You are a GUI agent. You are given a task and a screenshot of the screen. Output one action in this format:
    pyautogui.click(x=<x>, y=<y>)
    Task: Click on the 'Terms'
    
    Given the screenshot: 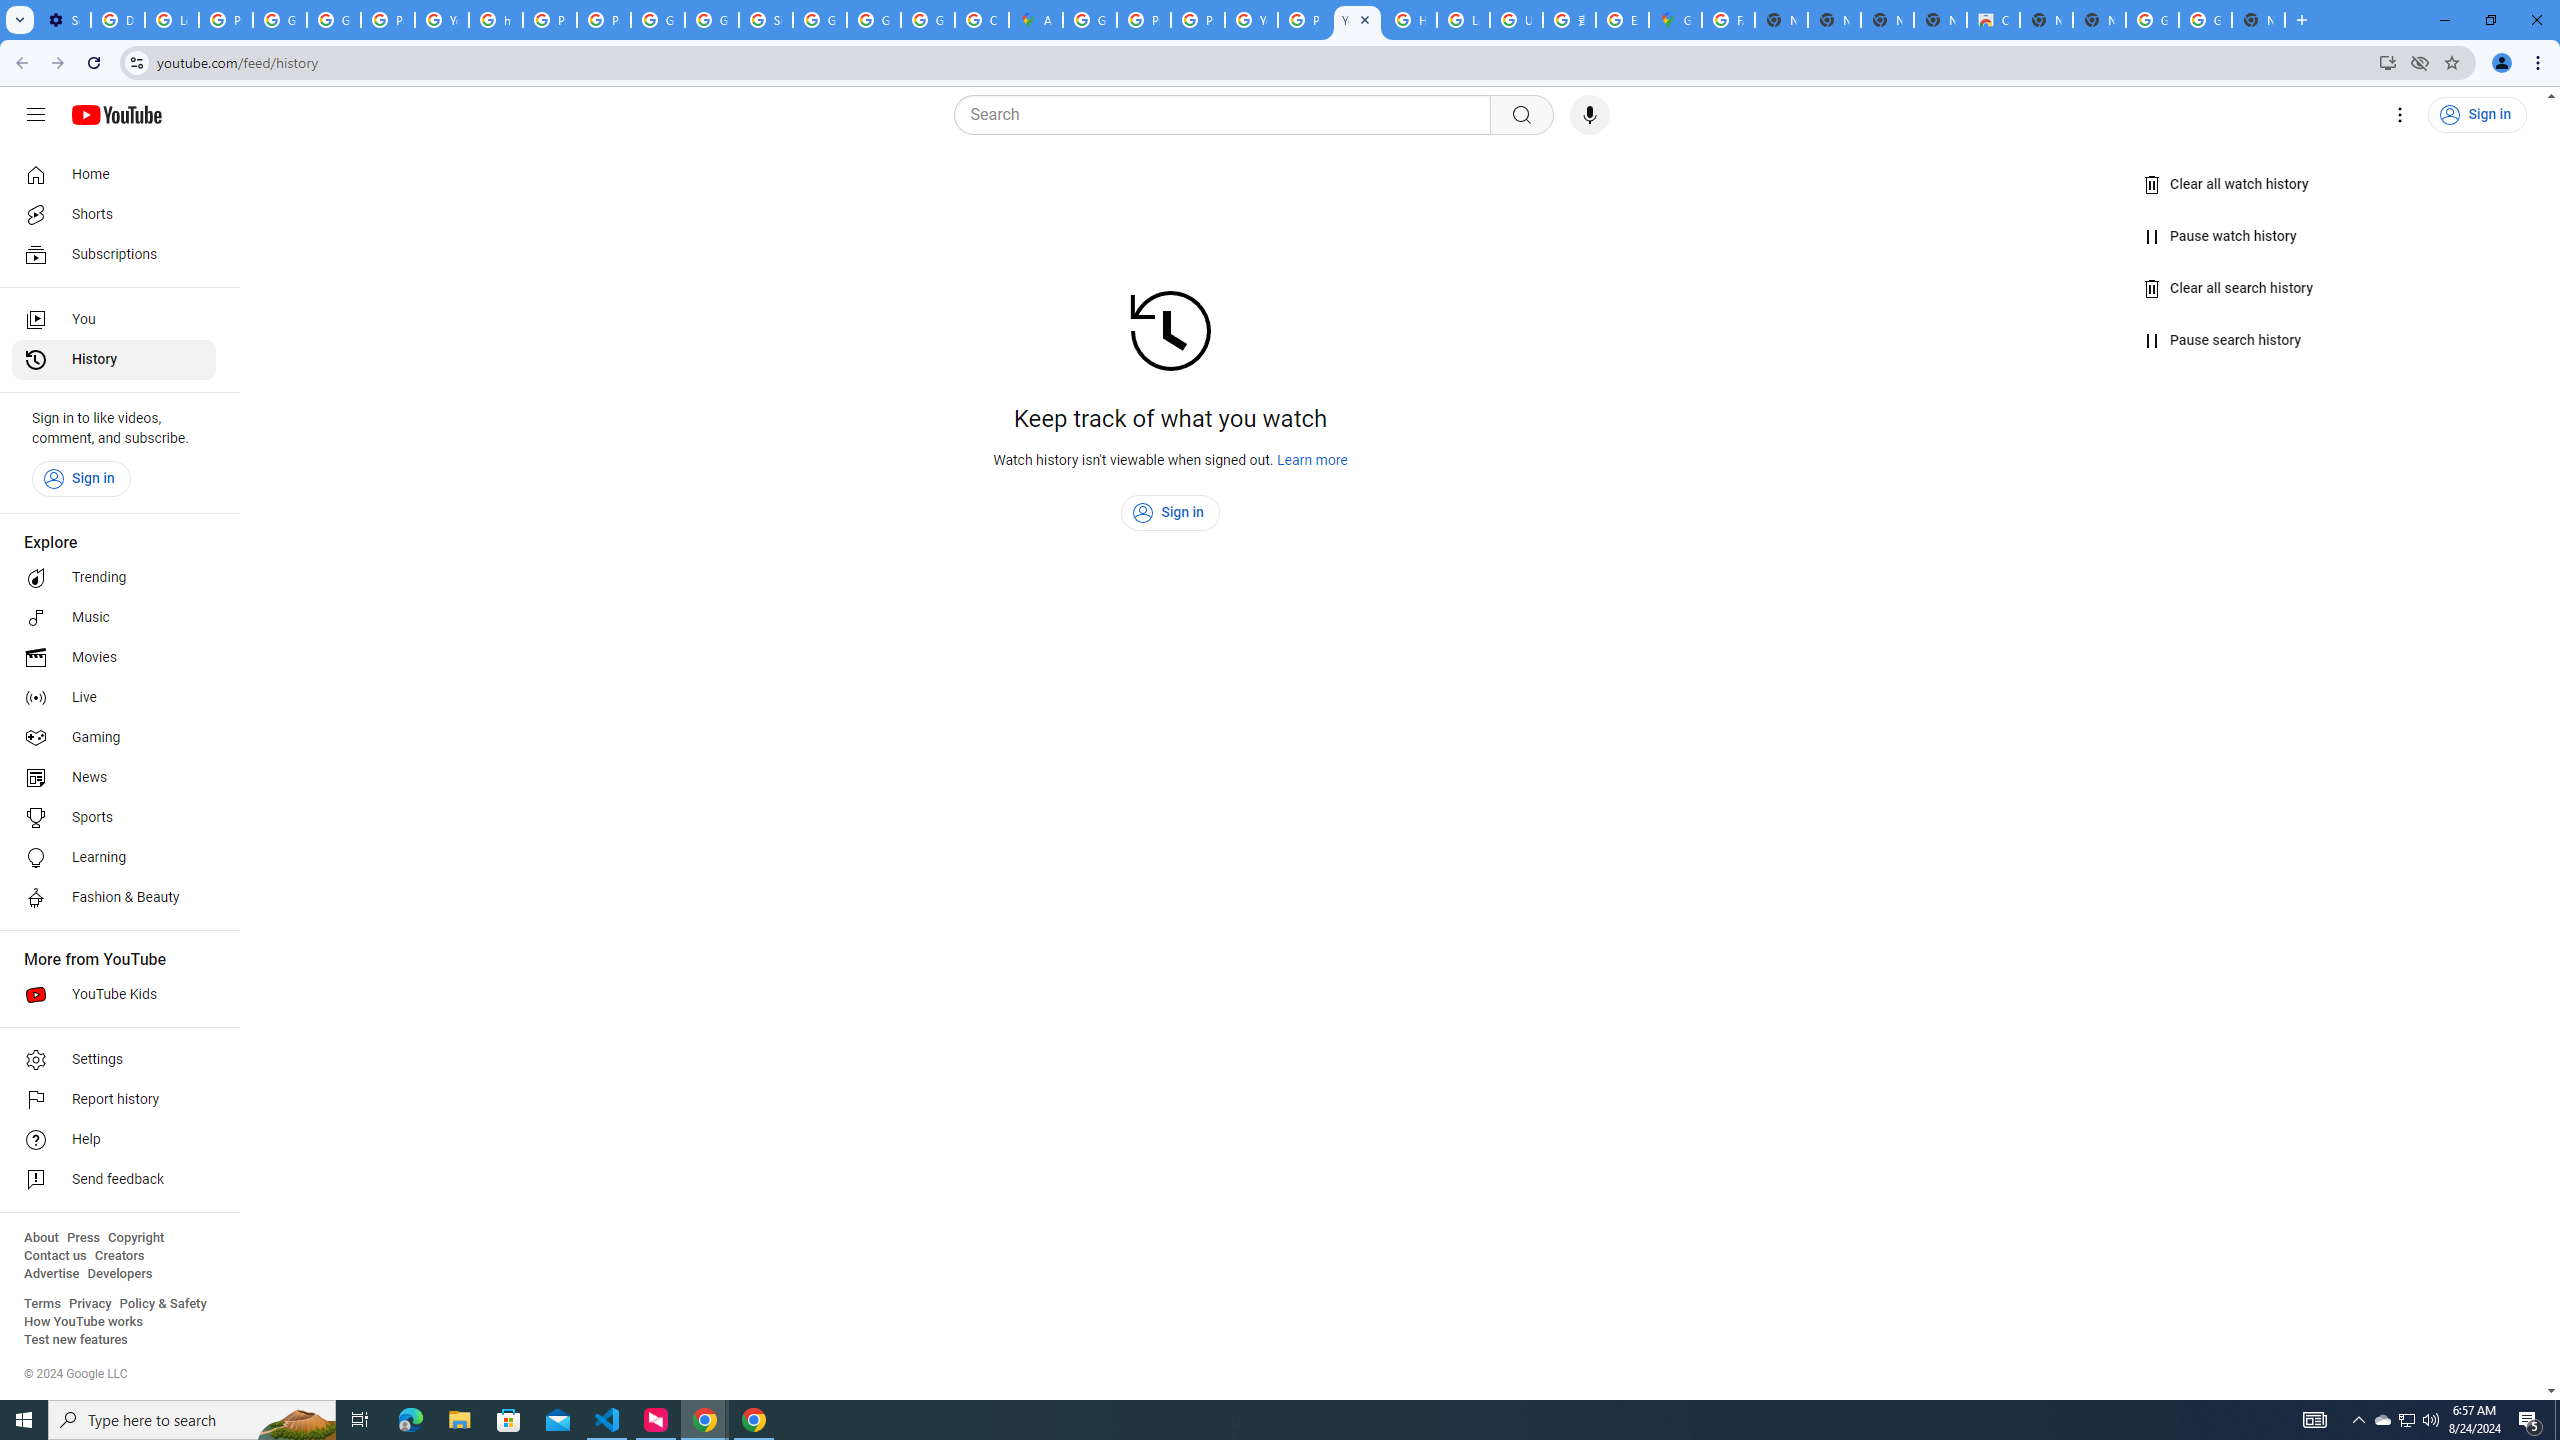 What is the action you would take?
    pyautogui.click(x=41, y=1302)
    